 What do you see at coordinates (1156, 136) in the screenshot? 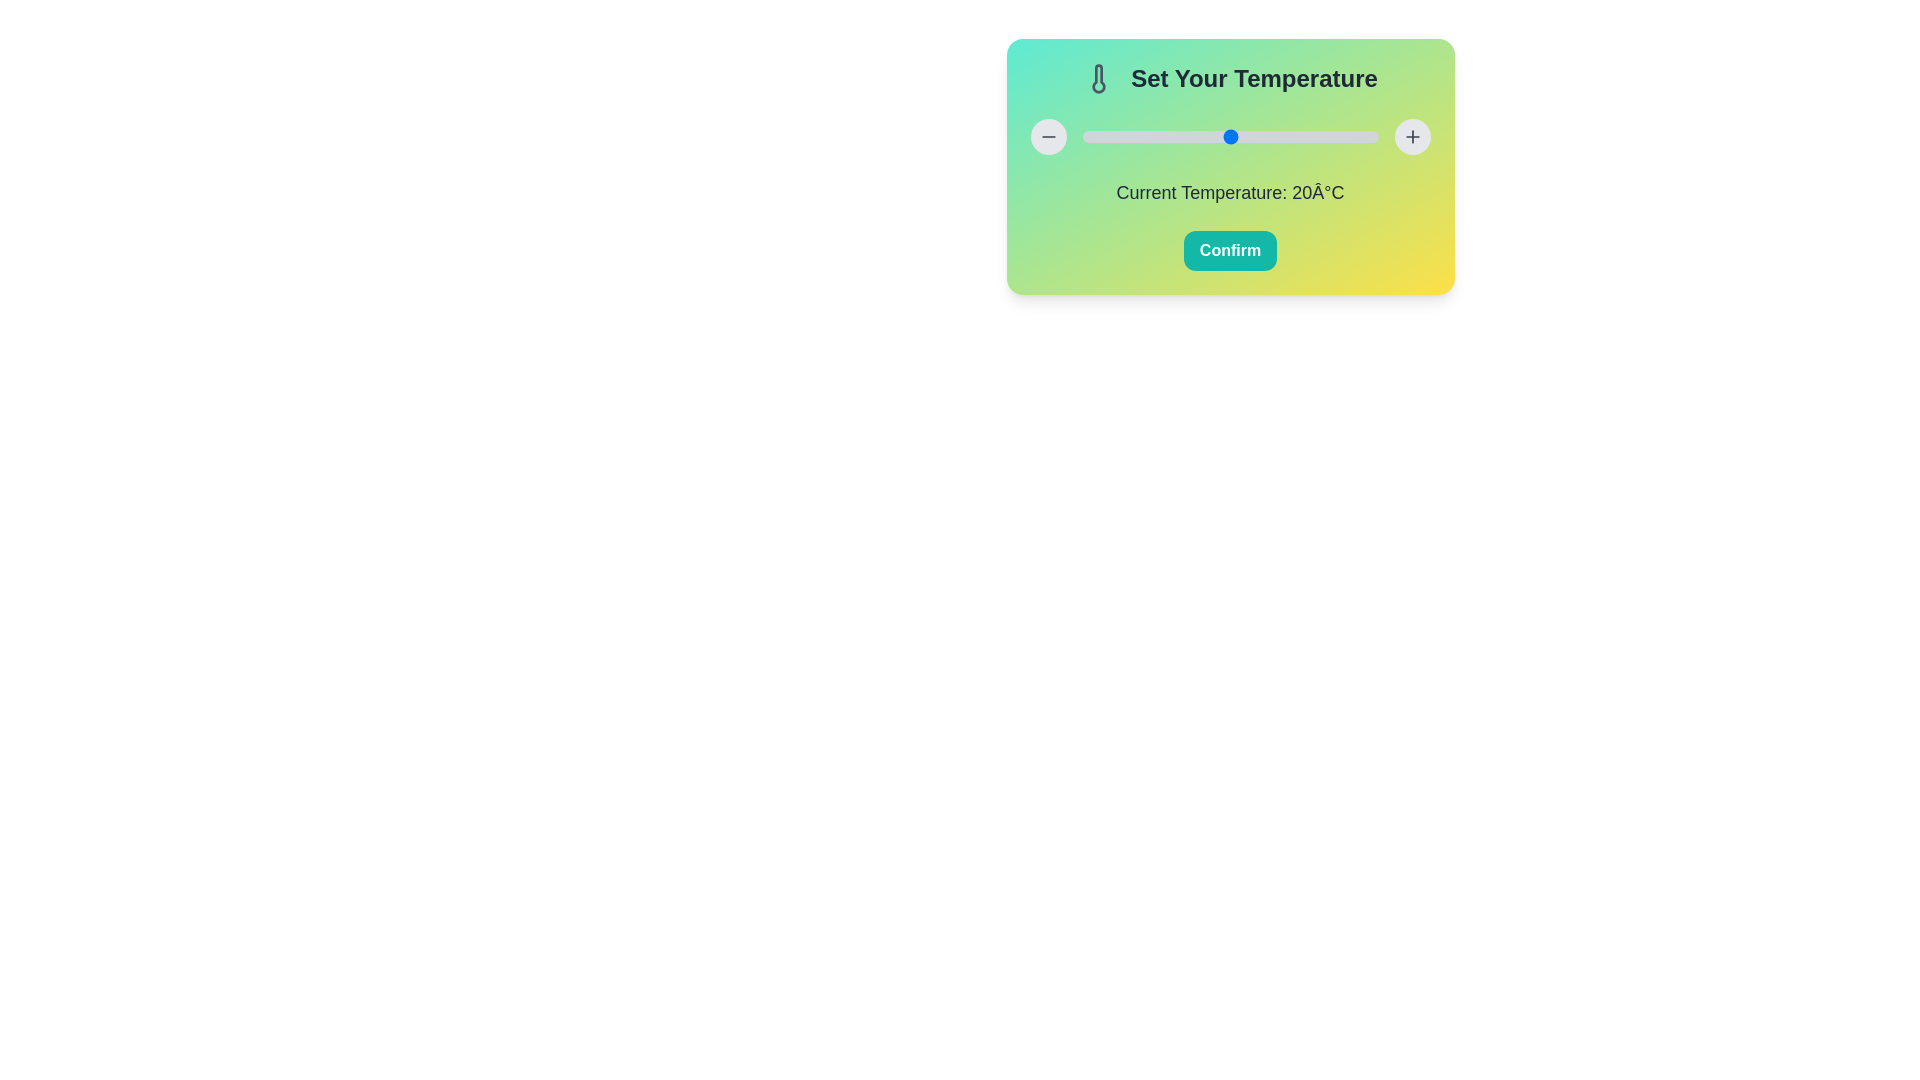
I see `the temperature slider to set the temperature to 10°C` at bounding box center [1156, 136].